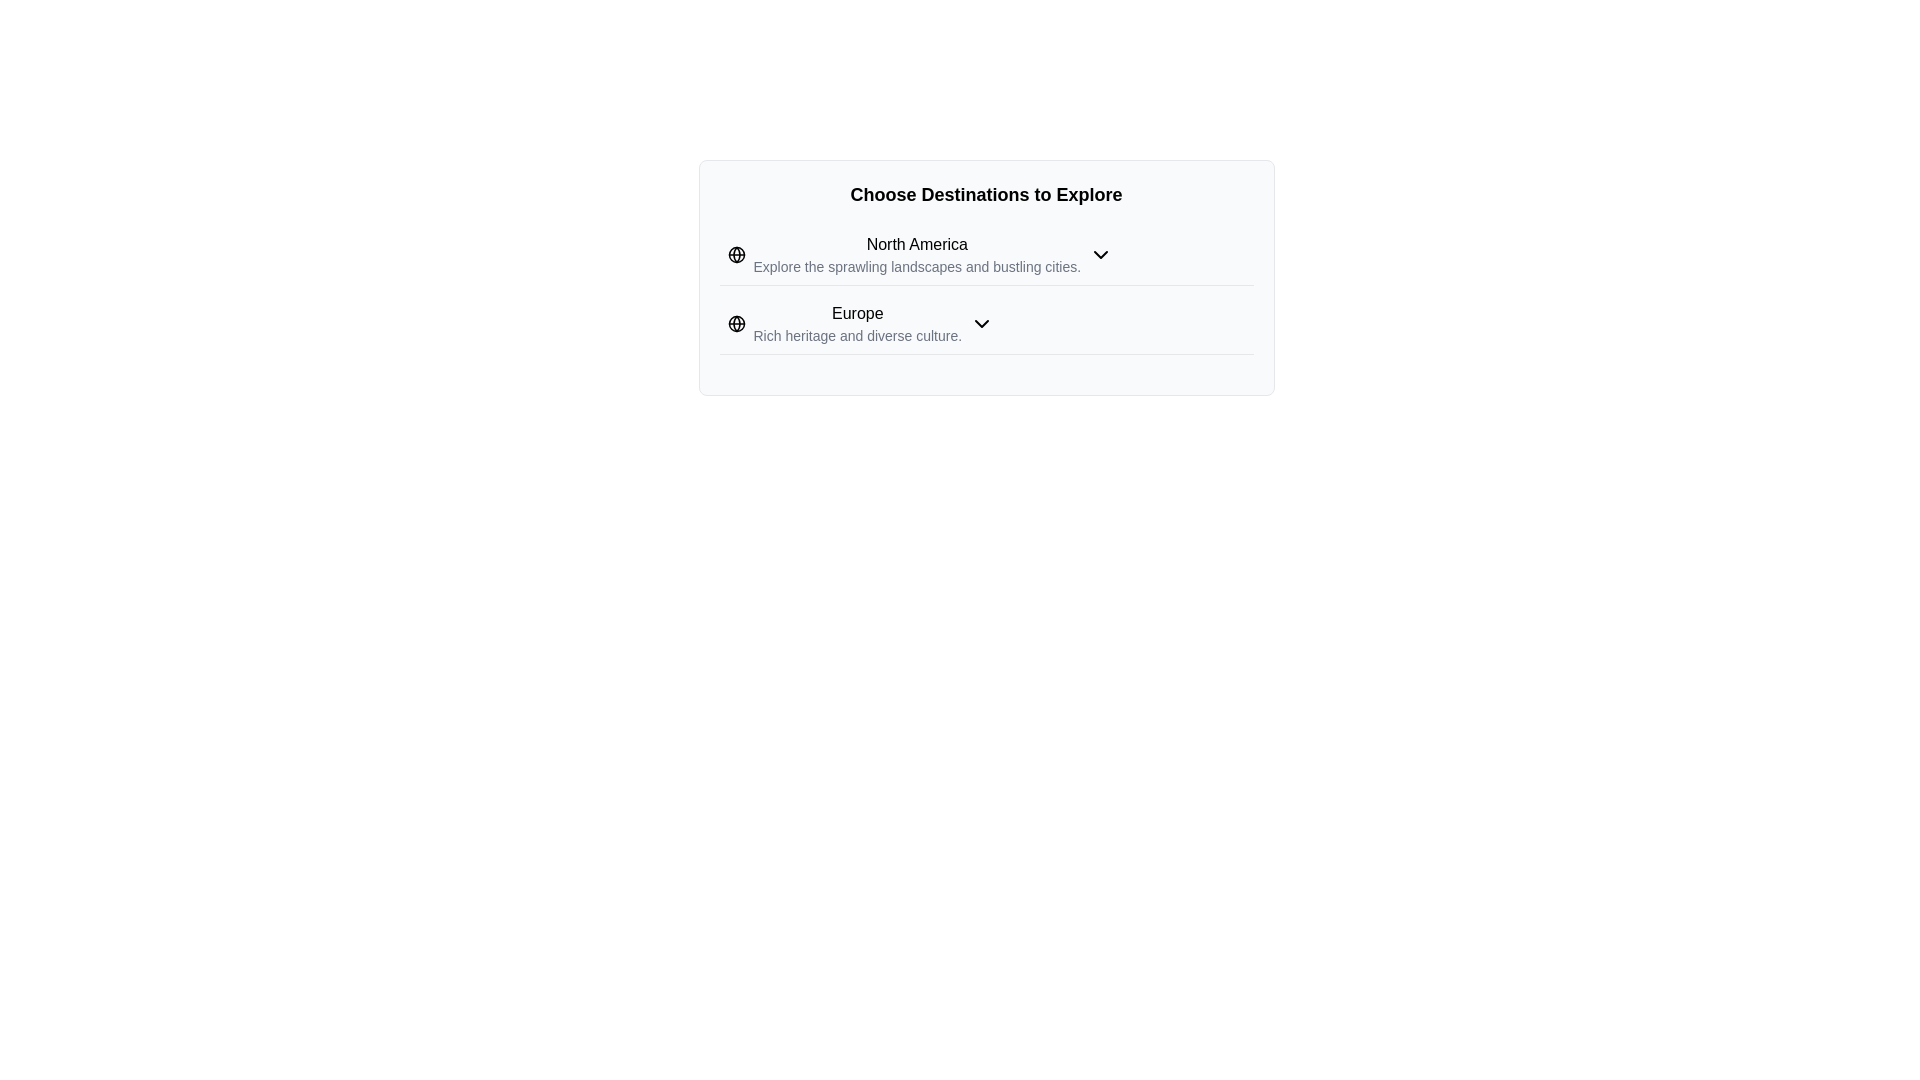 This screenshot has width=1920, height=1080. Describe the element at coordinates (1100, 253) in the screenshot. I see `the downward-pointing chevron icon at the end of the 'North America' text label` at that location.